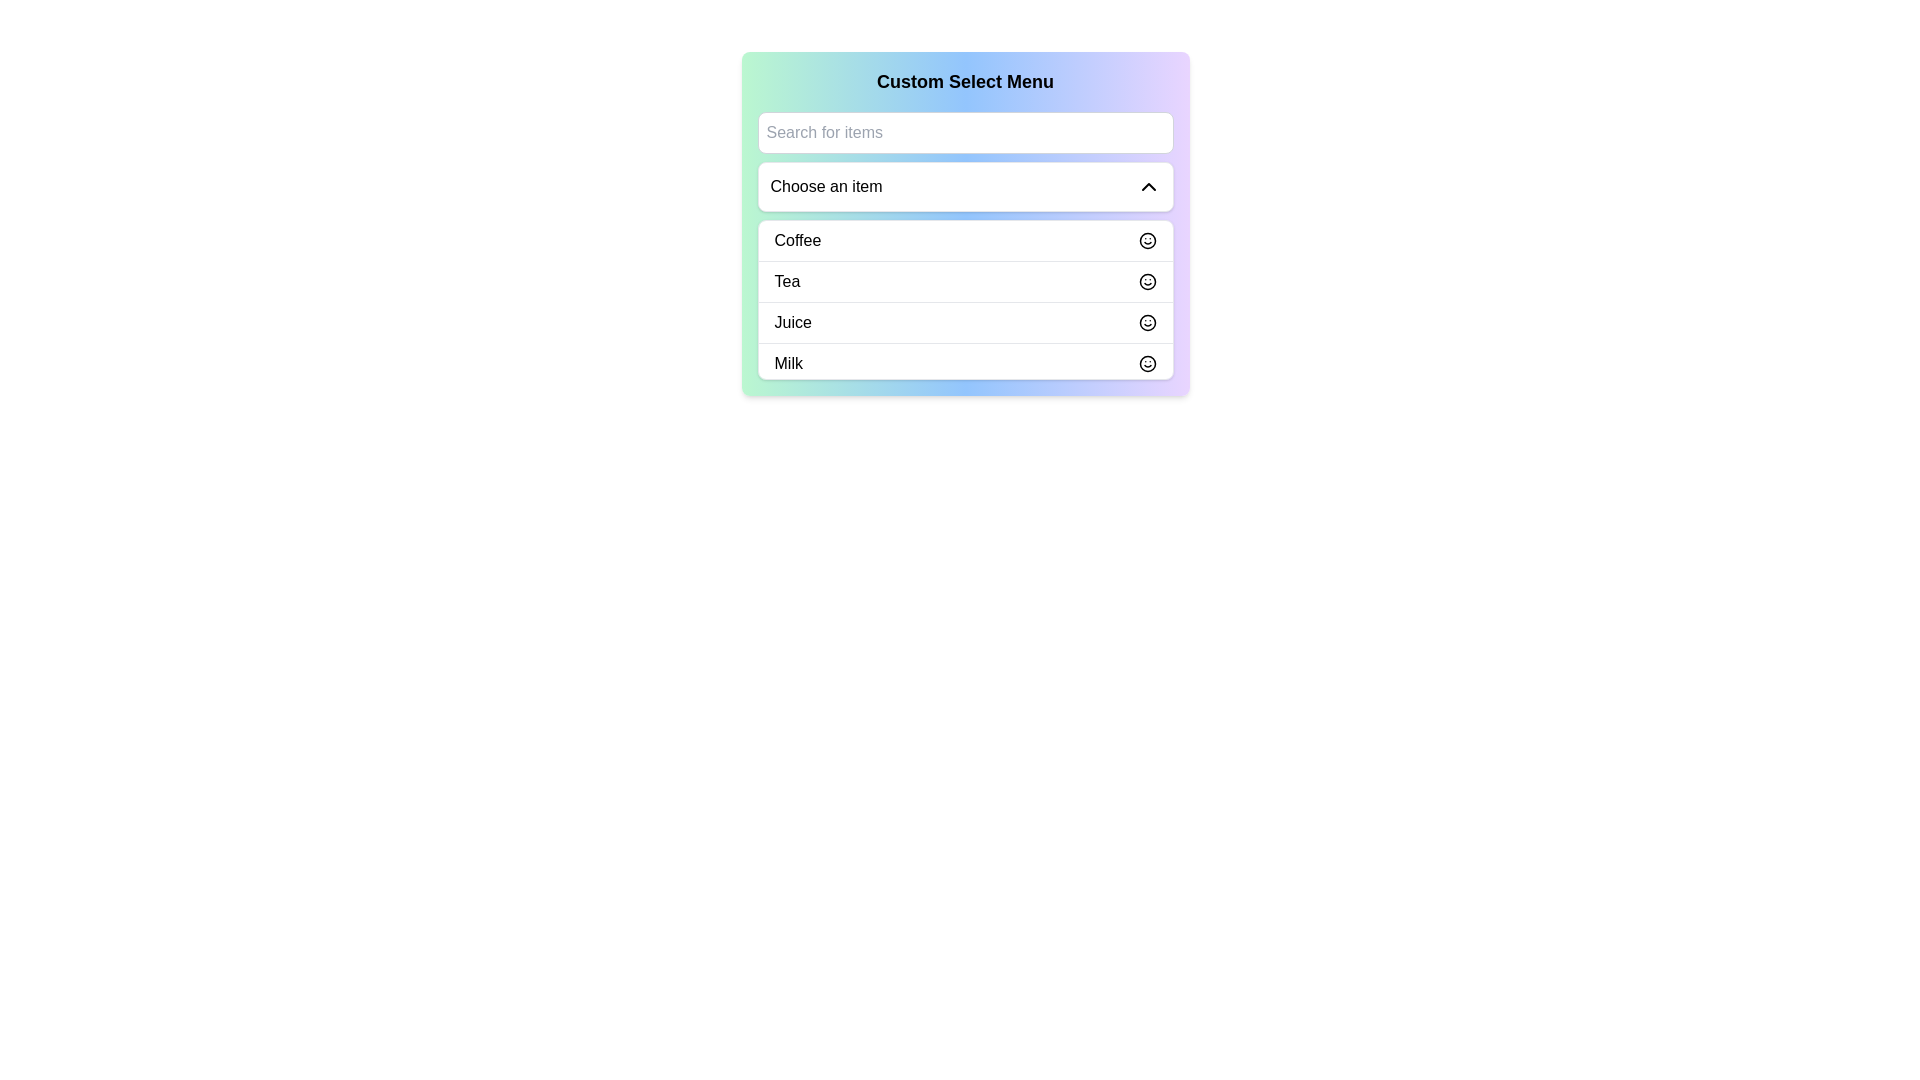  I want to click on the heading text label at the top of the panel that describes the purpose of the surrounding content, so click(965, 80).